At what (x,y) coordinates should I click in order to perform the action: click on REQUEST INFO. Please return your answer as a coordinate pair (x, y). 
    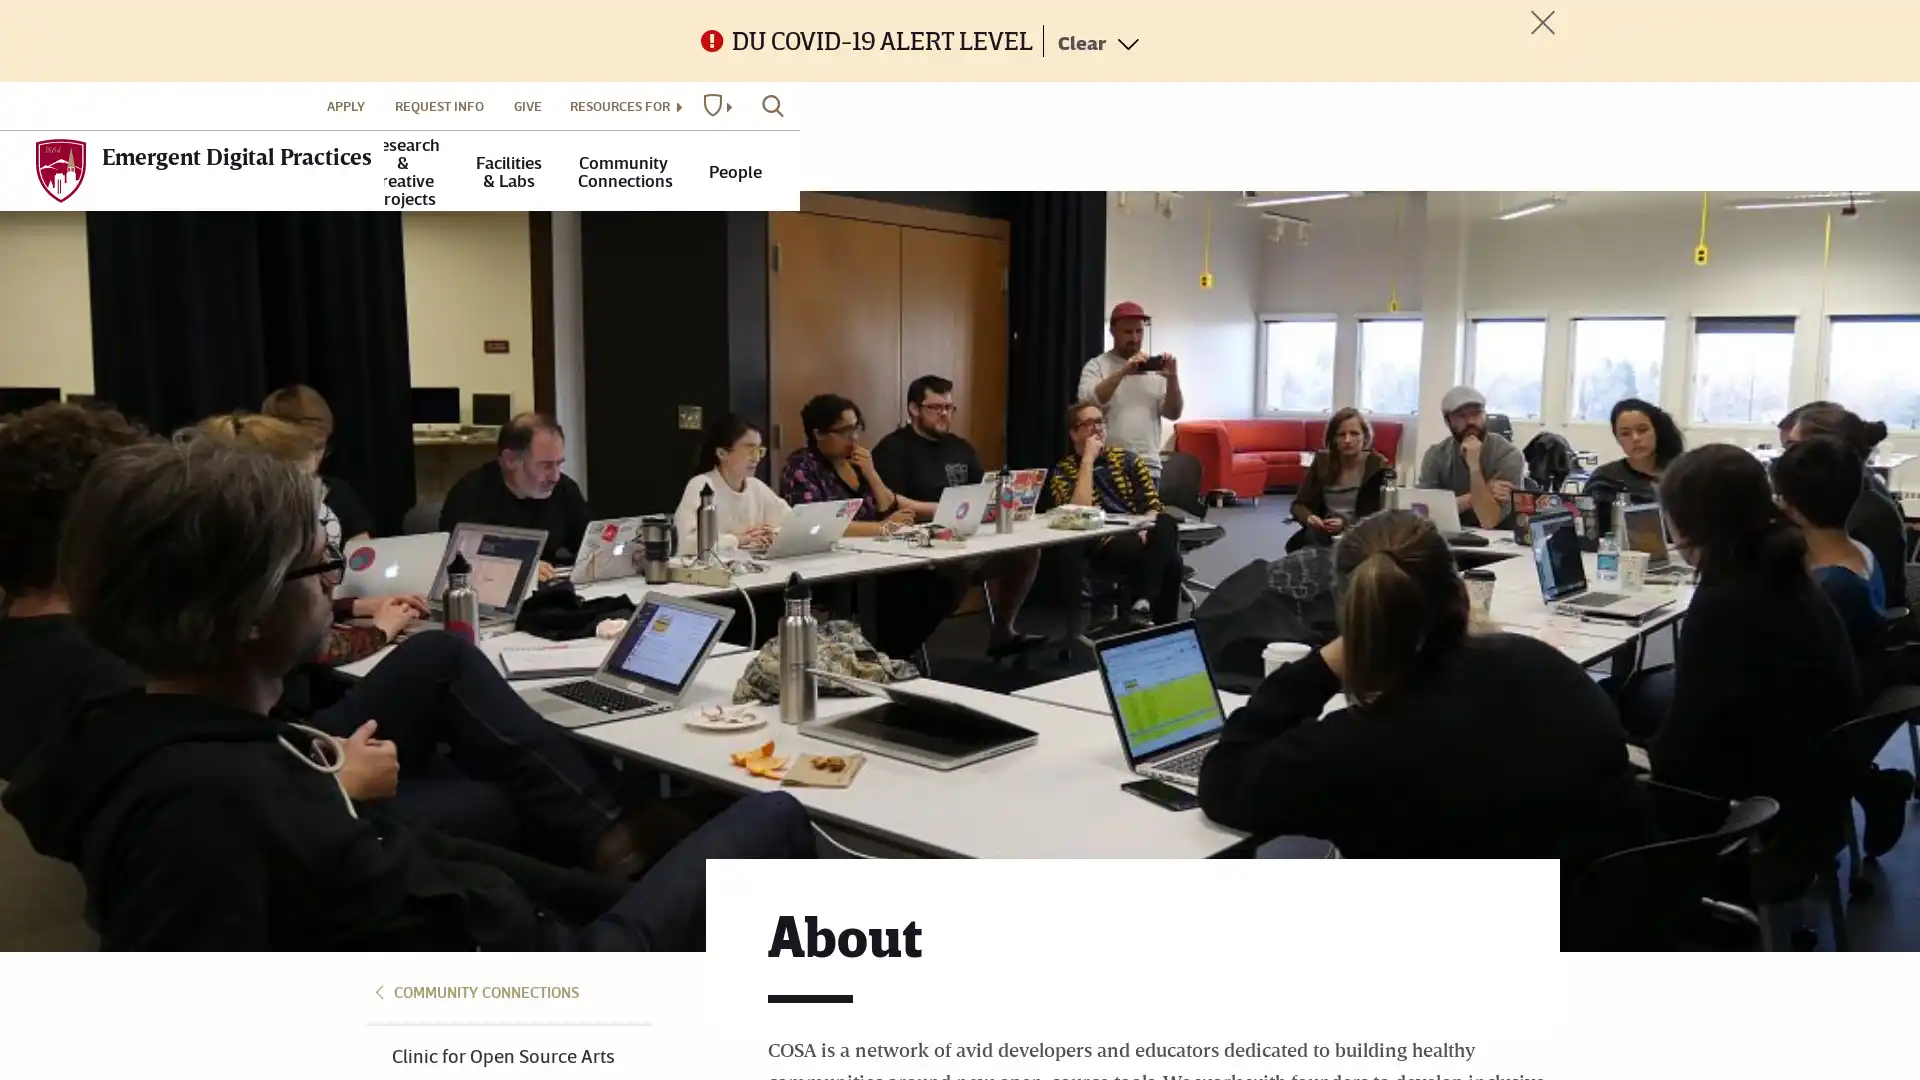
    Looking at the image, I should click on (1199, 105).